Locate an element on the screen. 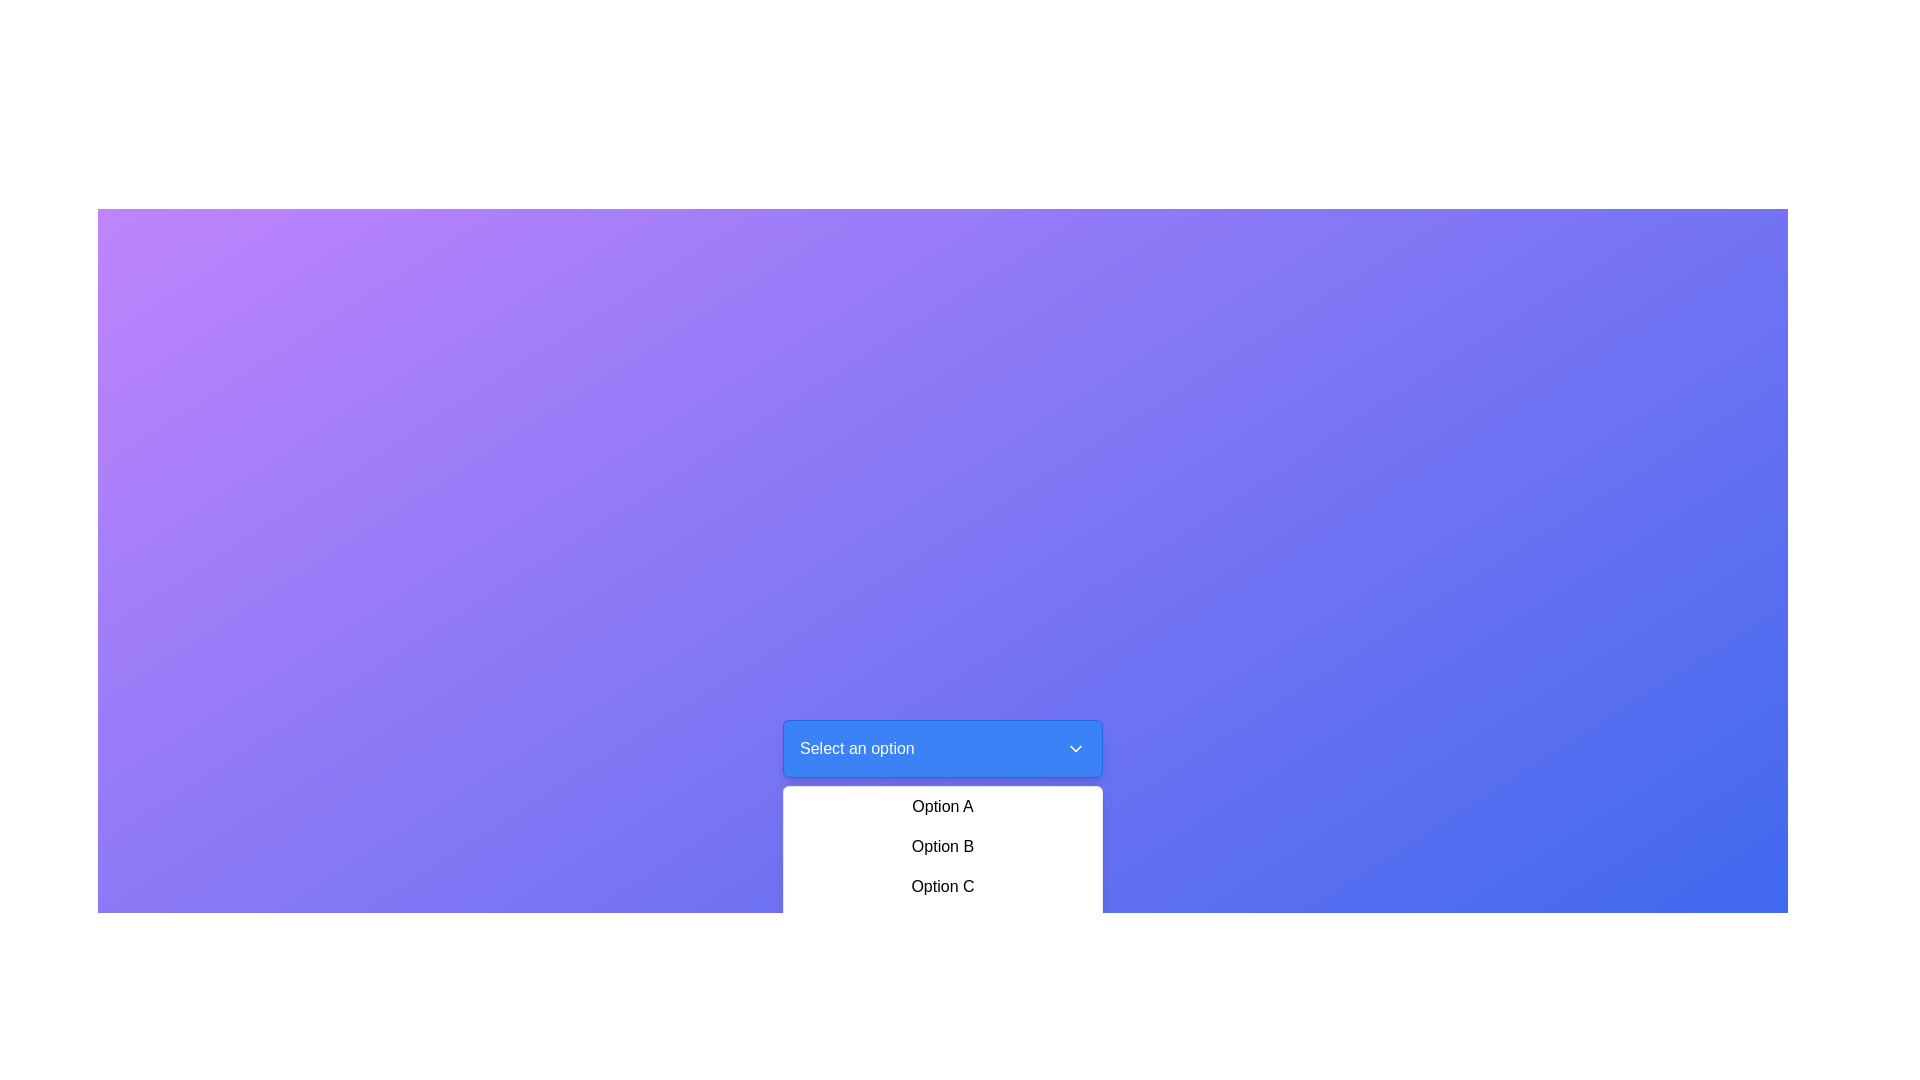 This screenshot has height=1080, width=1920. the dropdown menu located at the center of the layout is located at coordinates (941, 748).